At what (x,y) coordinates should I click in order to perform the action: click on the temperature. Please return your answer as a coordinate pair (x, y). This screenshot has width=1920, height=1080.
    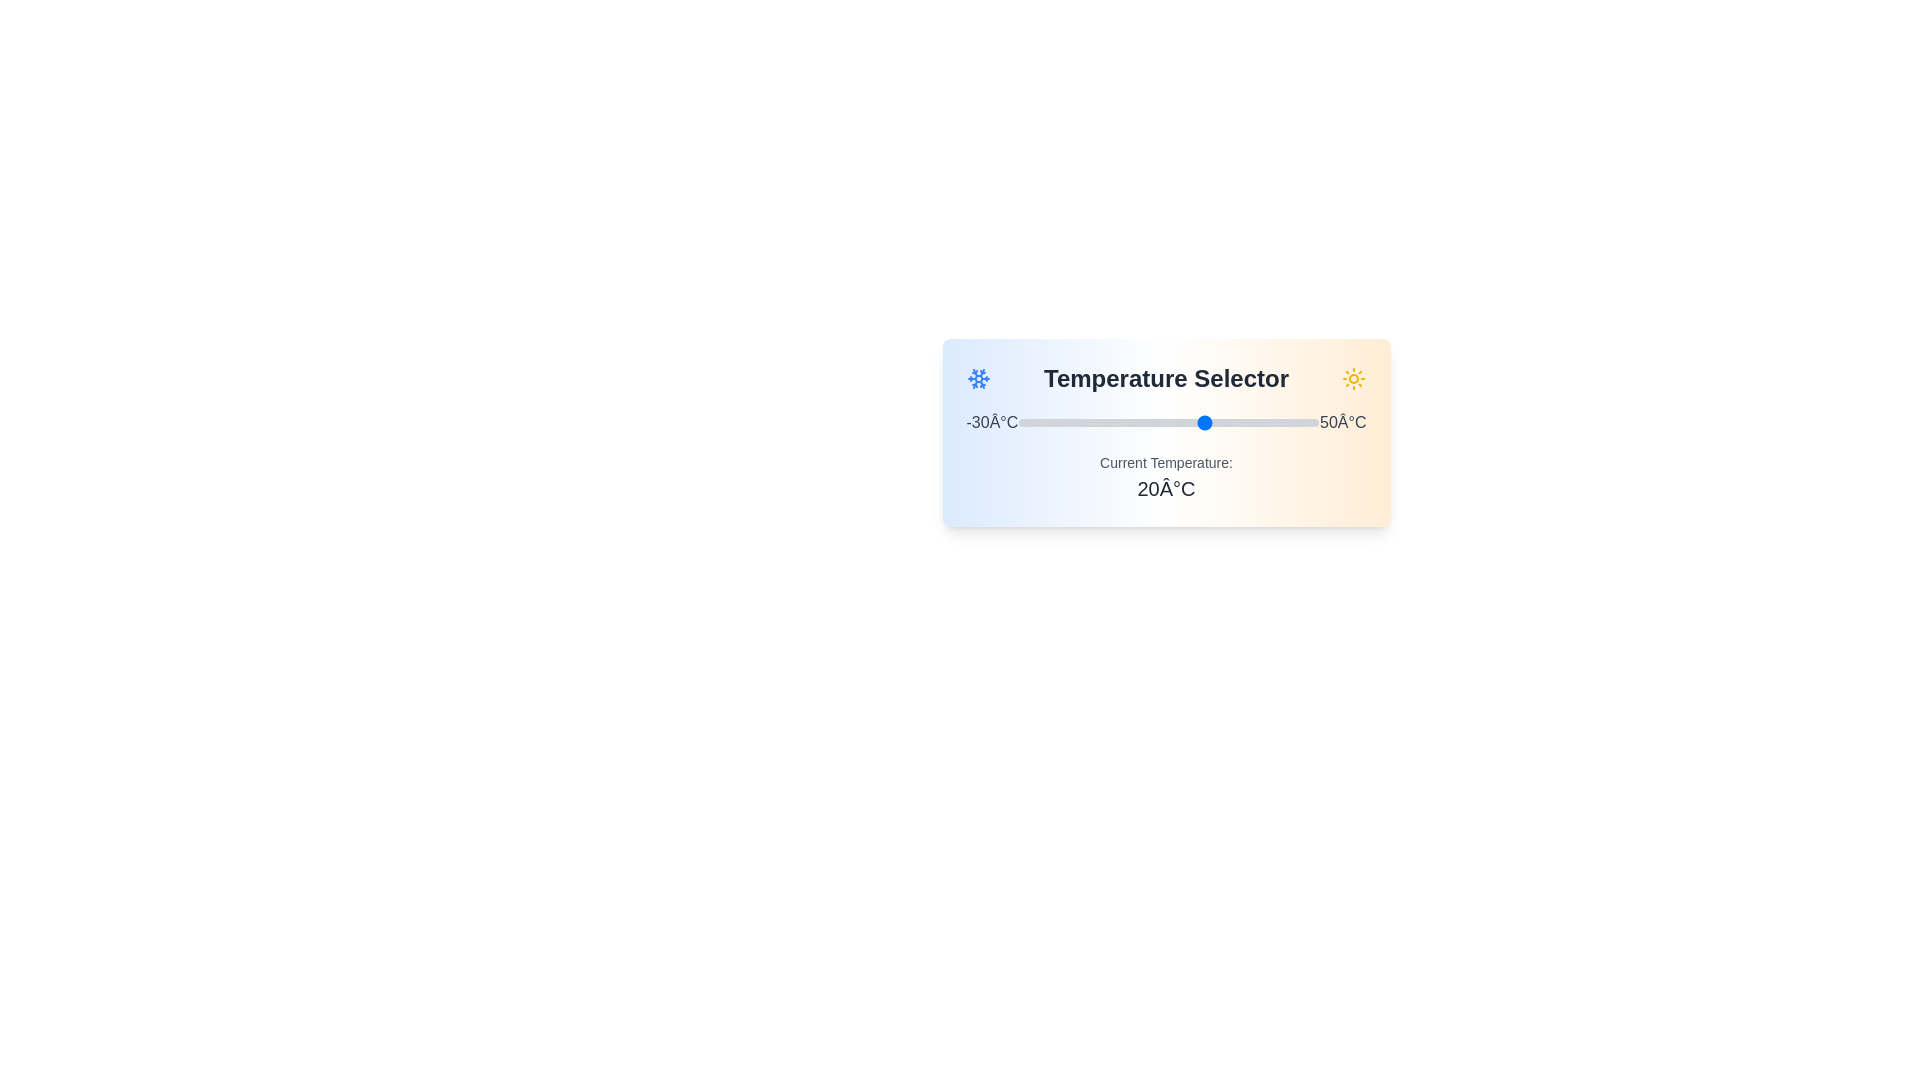
    Looking at the image, I should click on (1281, 422).